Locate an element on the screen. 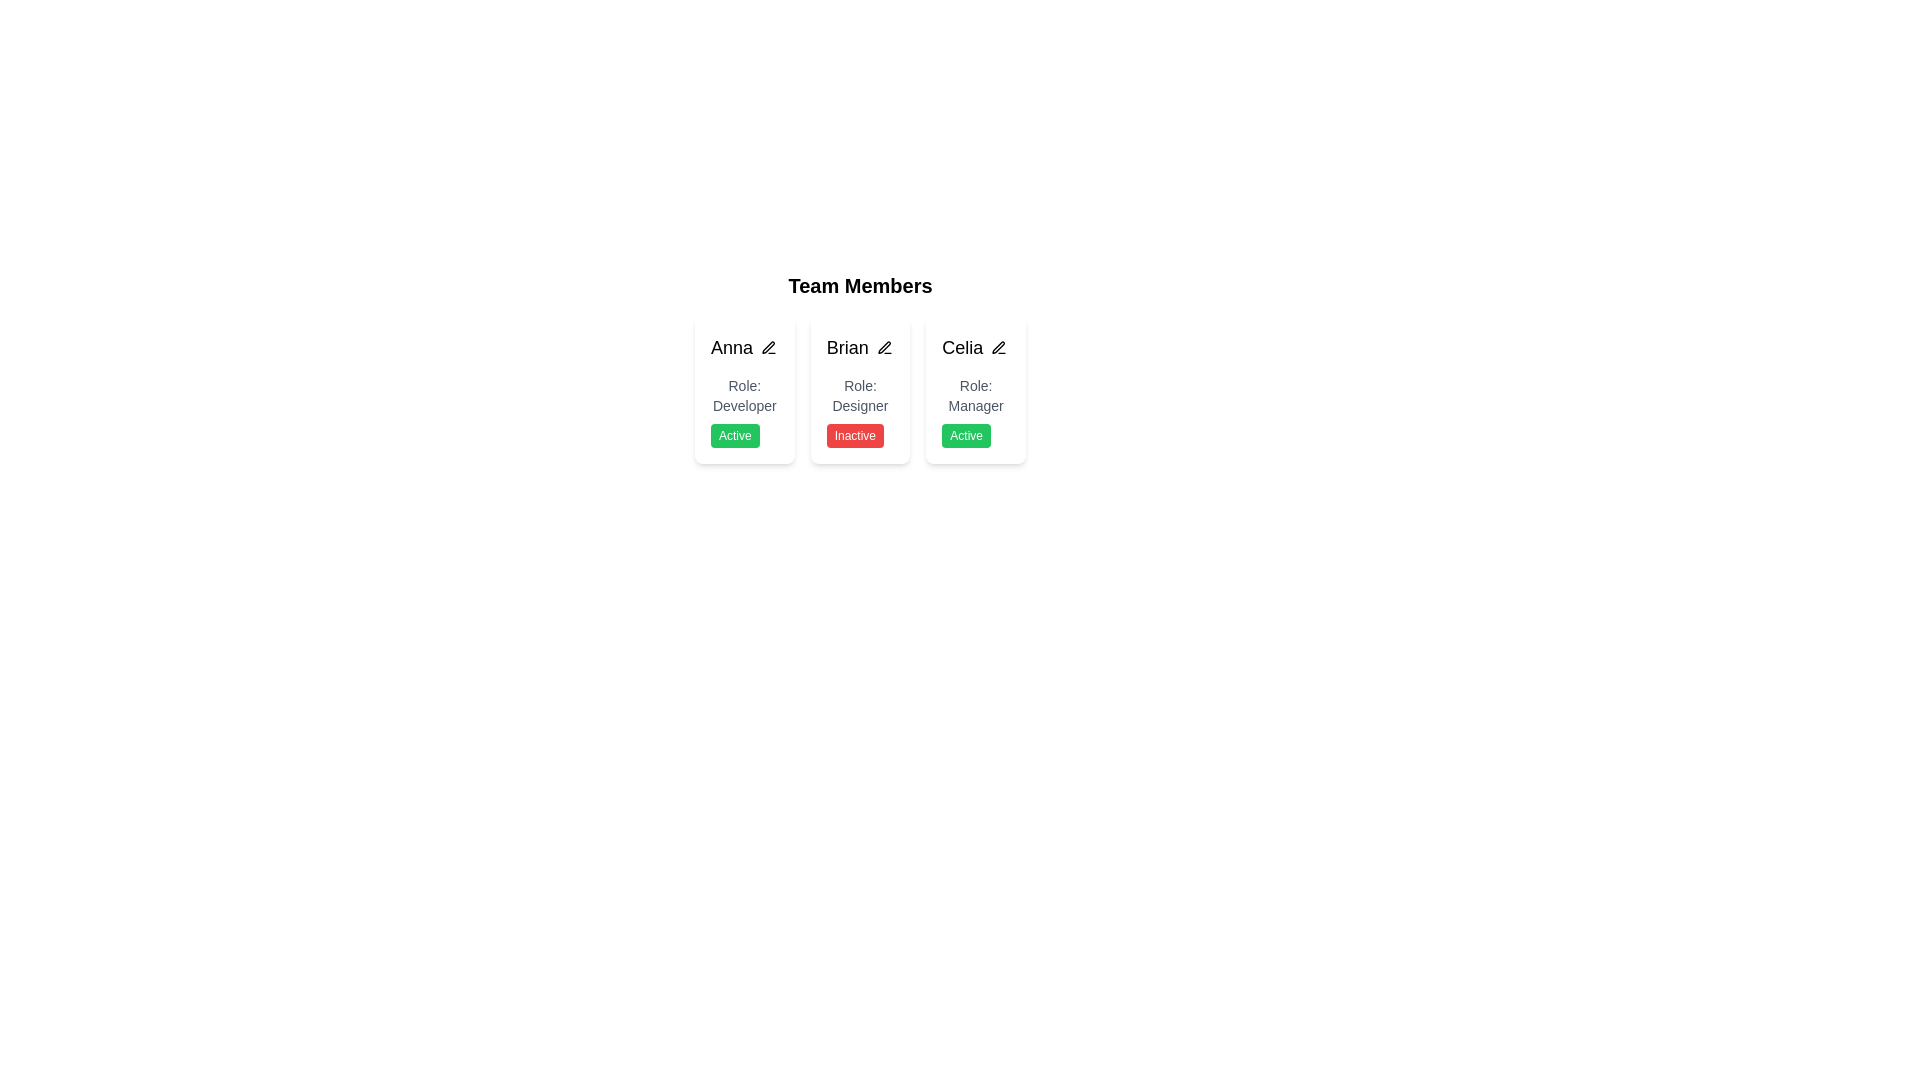 Image resolution: width=1920 pixels, height=1080 pixels. the text label 'Role: Developer' which is styled in gray and located within the white rounded card labeled 'Anna'. This label is positioned below the name label and above the status indicator is located at coordinates (743, 396).